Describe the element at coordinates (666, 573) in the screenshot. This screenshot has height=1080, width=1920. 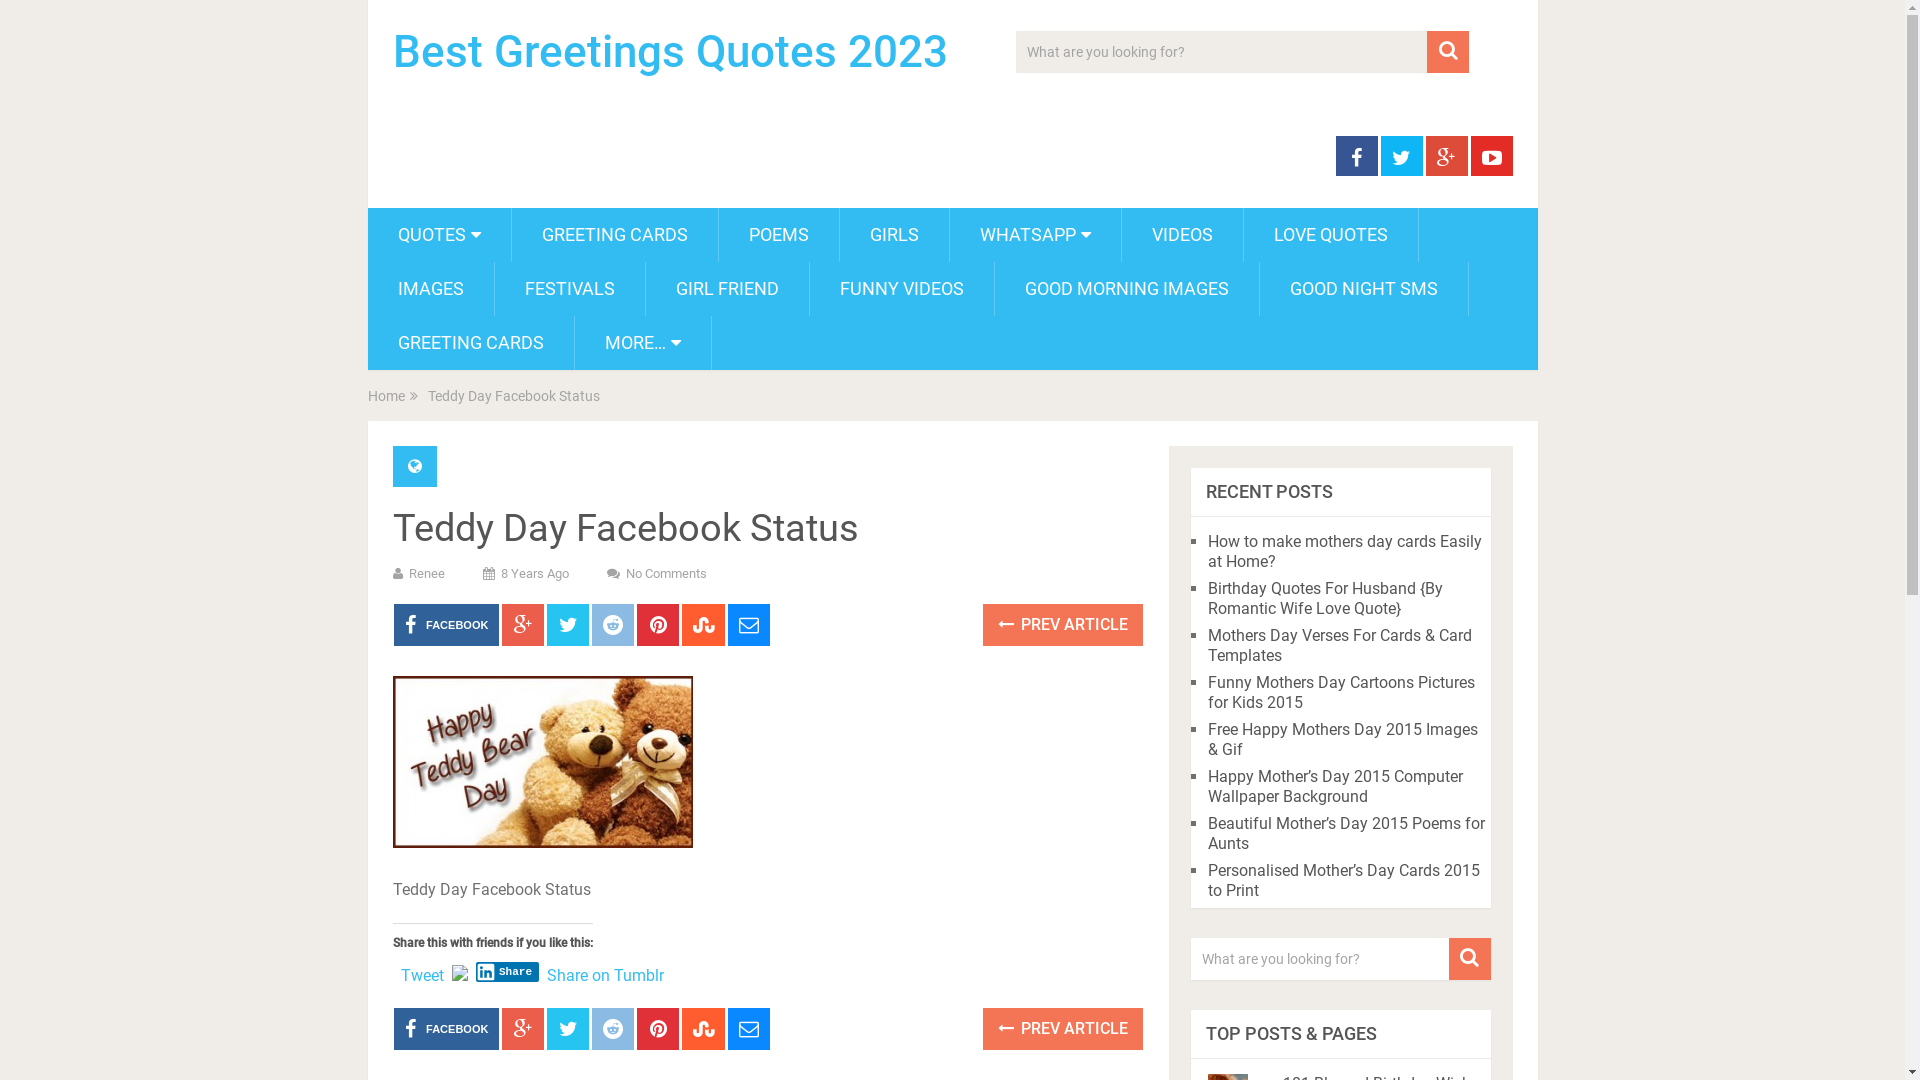
I see `'No Comments'` at that location.